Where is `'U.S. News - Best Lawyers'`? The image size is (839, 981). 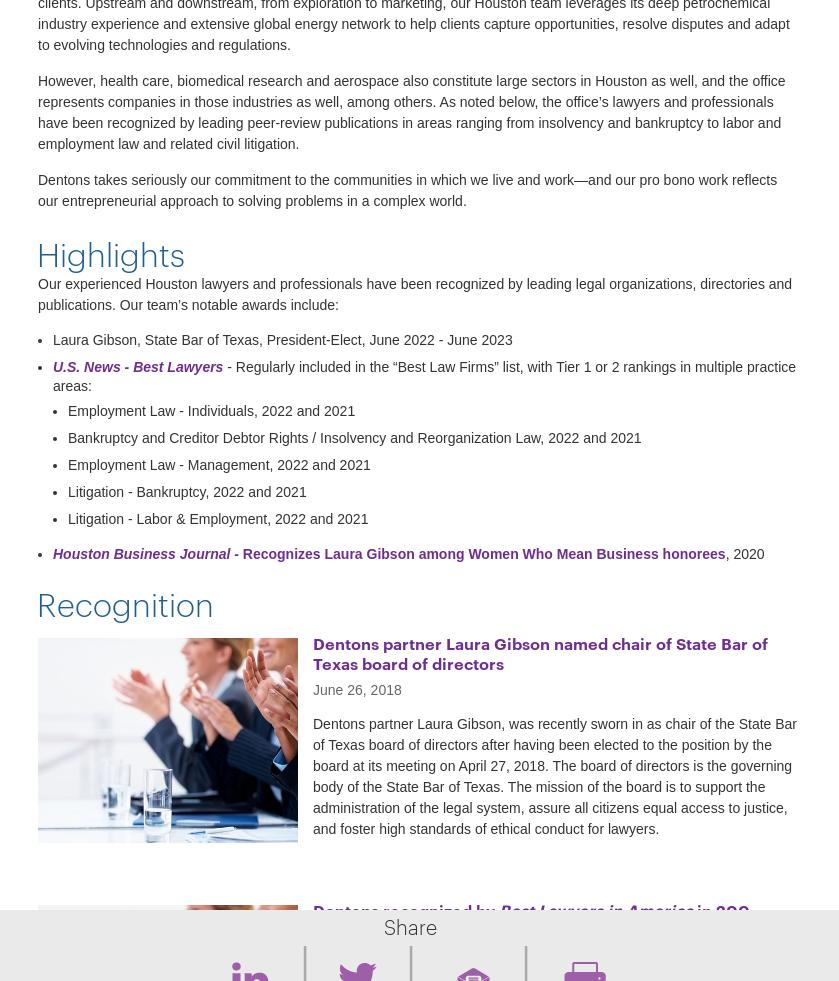
'U.S. News - Best Lawyers' is located at coordinates (53, 365).